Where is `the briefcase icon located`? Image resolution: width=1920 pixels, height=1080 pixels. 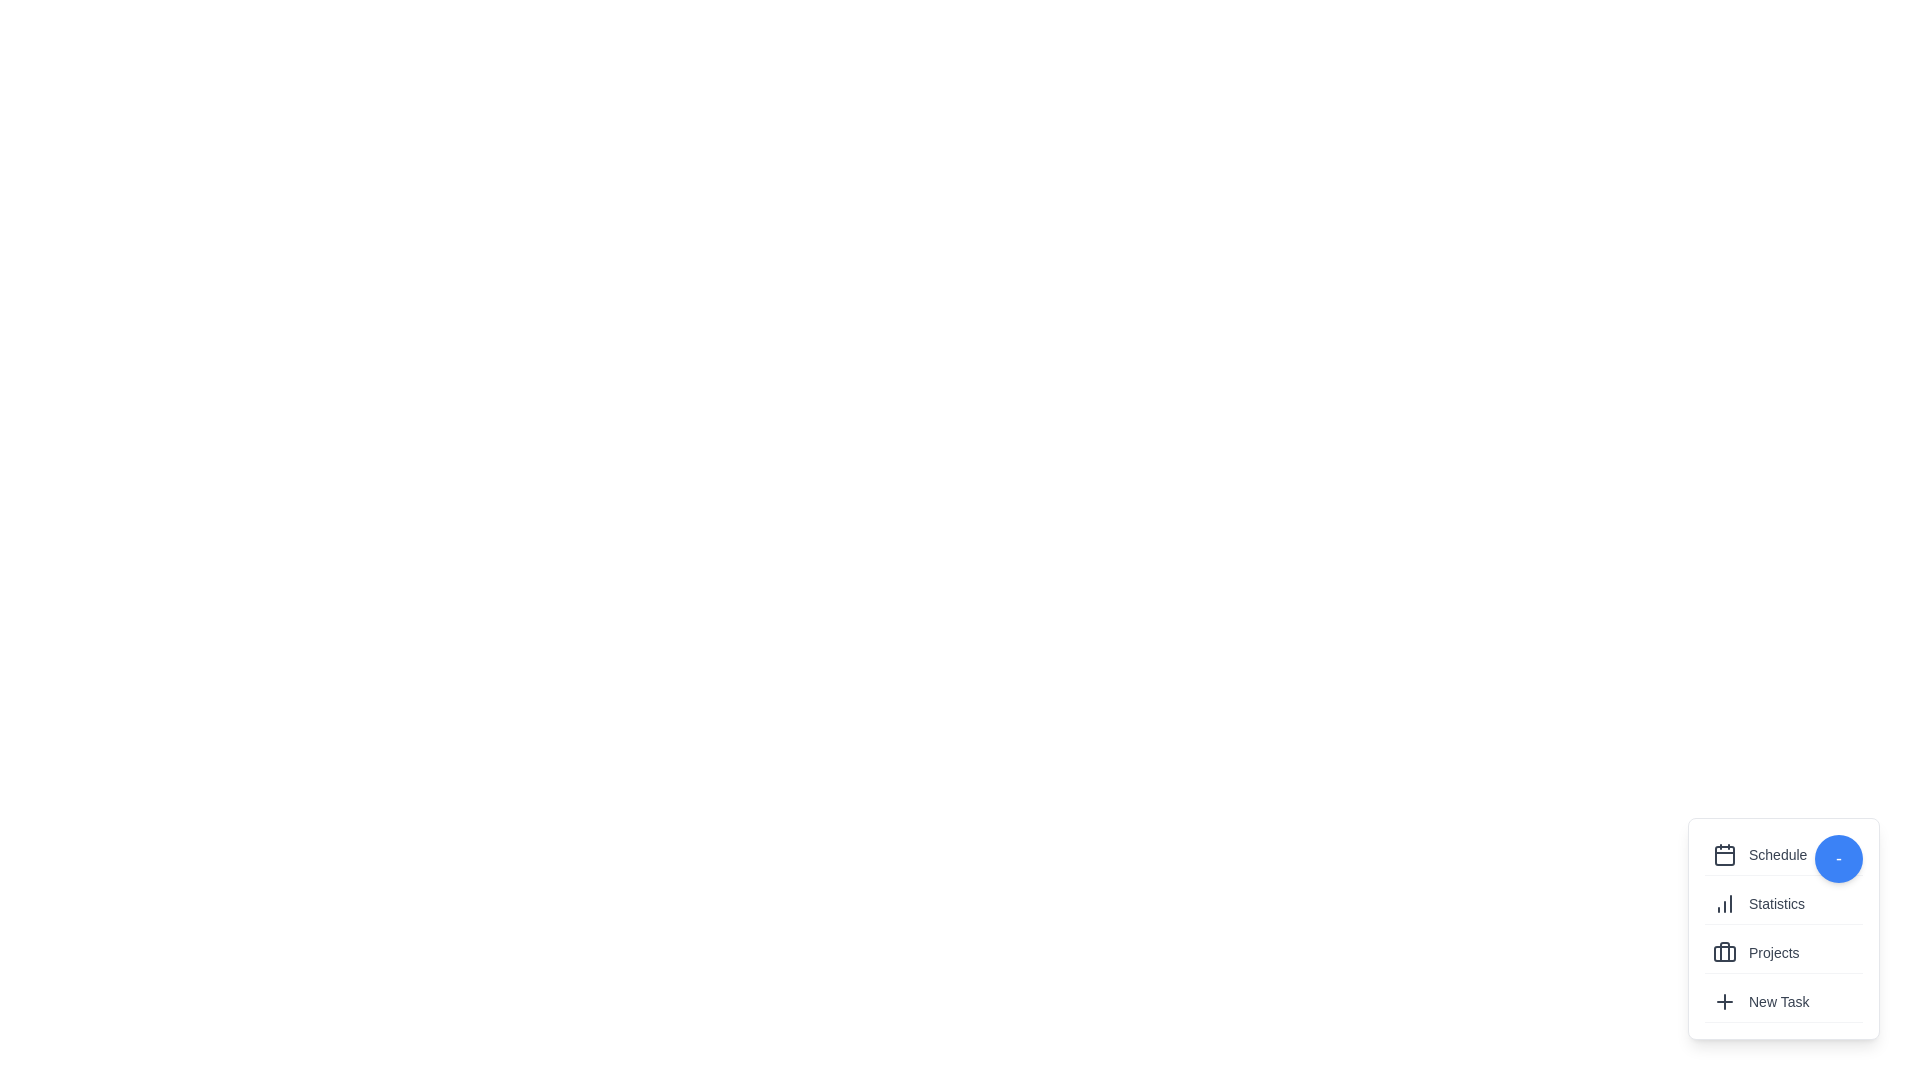
the briefcase icon located is located at coordinates (1723, 951).